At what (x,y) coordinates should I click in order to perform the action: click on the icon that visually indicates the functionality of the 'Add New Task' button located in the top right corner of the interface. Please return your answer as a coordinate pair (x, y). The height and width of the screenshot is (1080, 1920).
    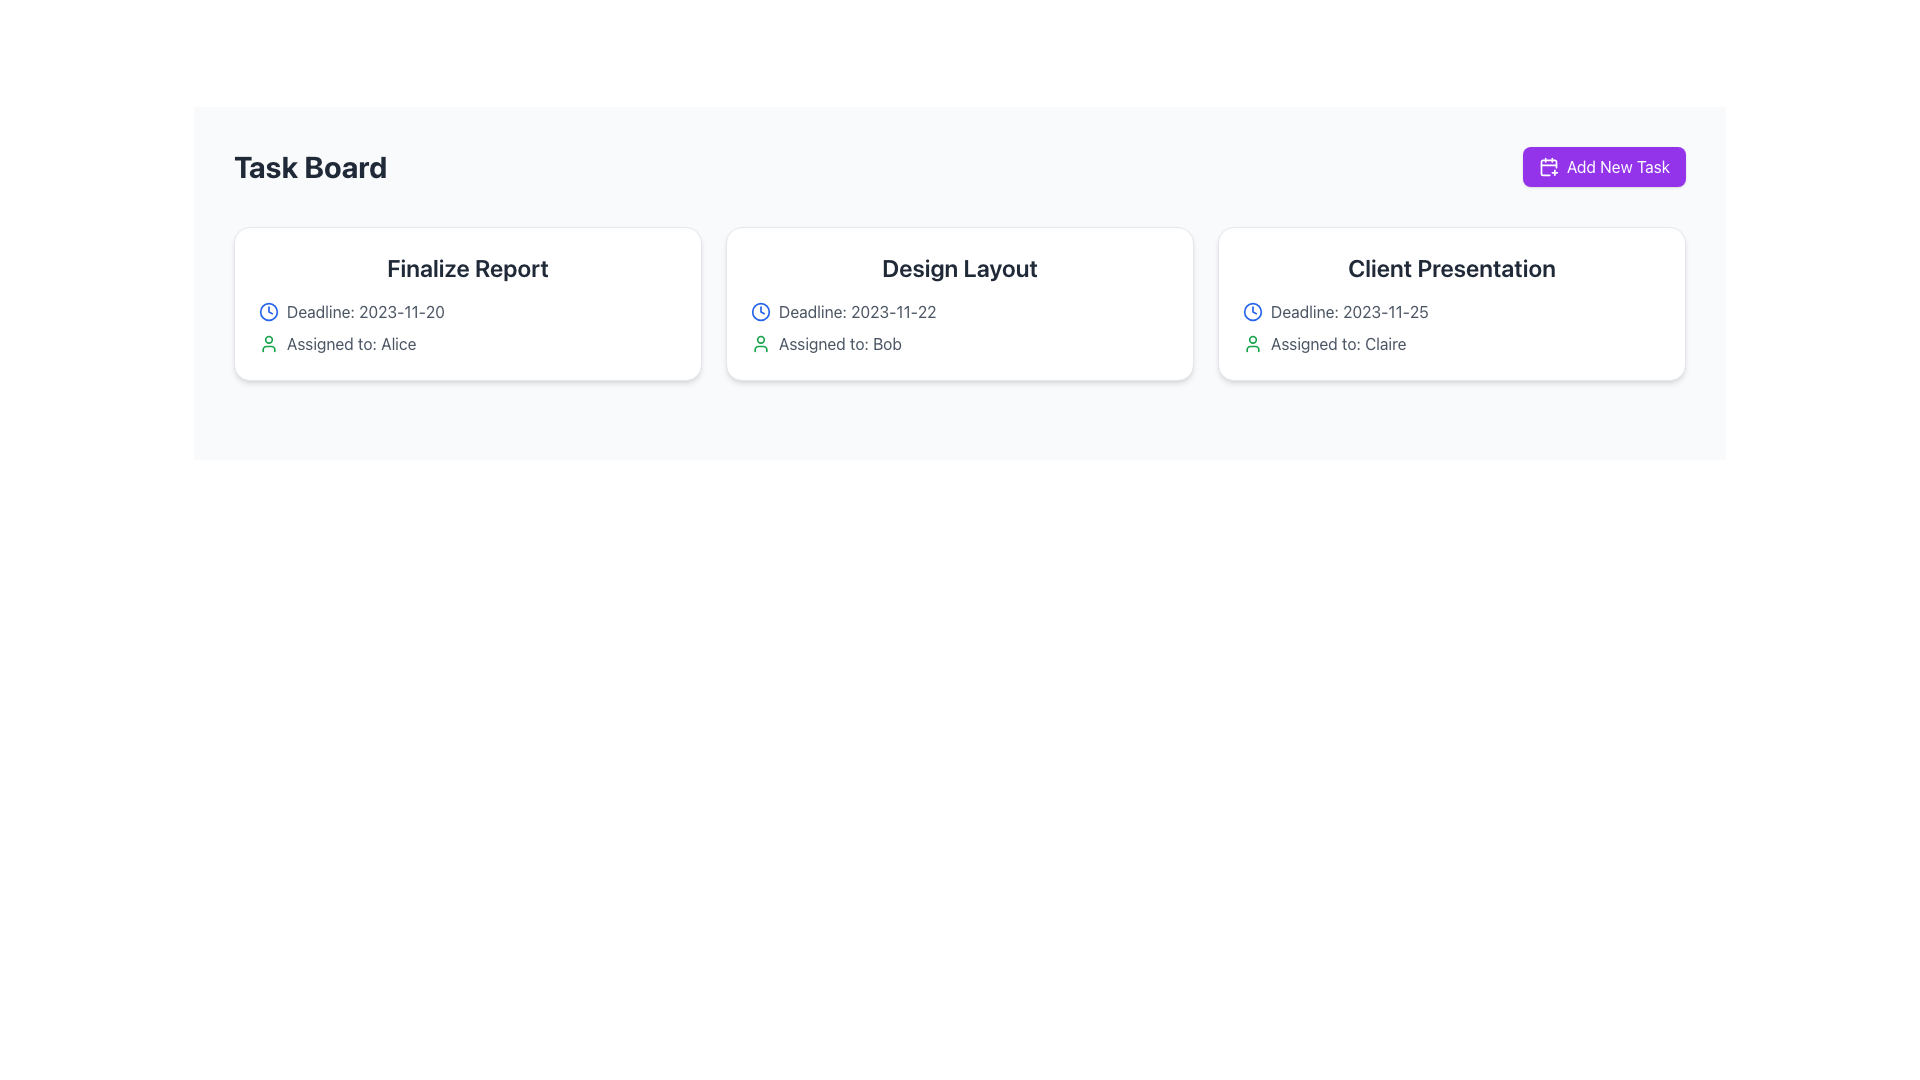
    Looking at the image, I should click on (1548, 165).